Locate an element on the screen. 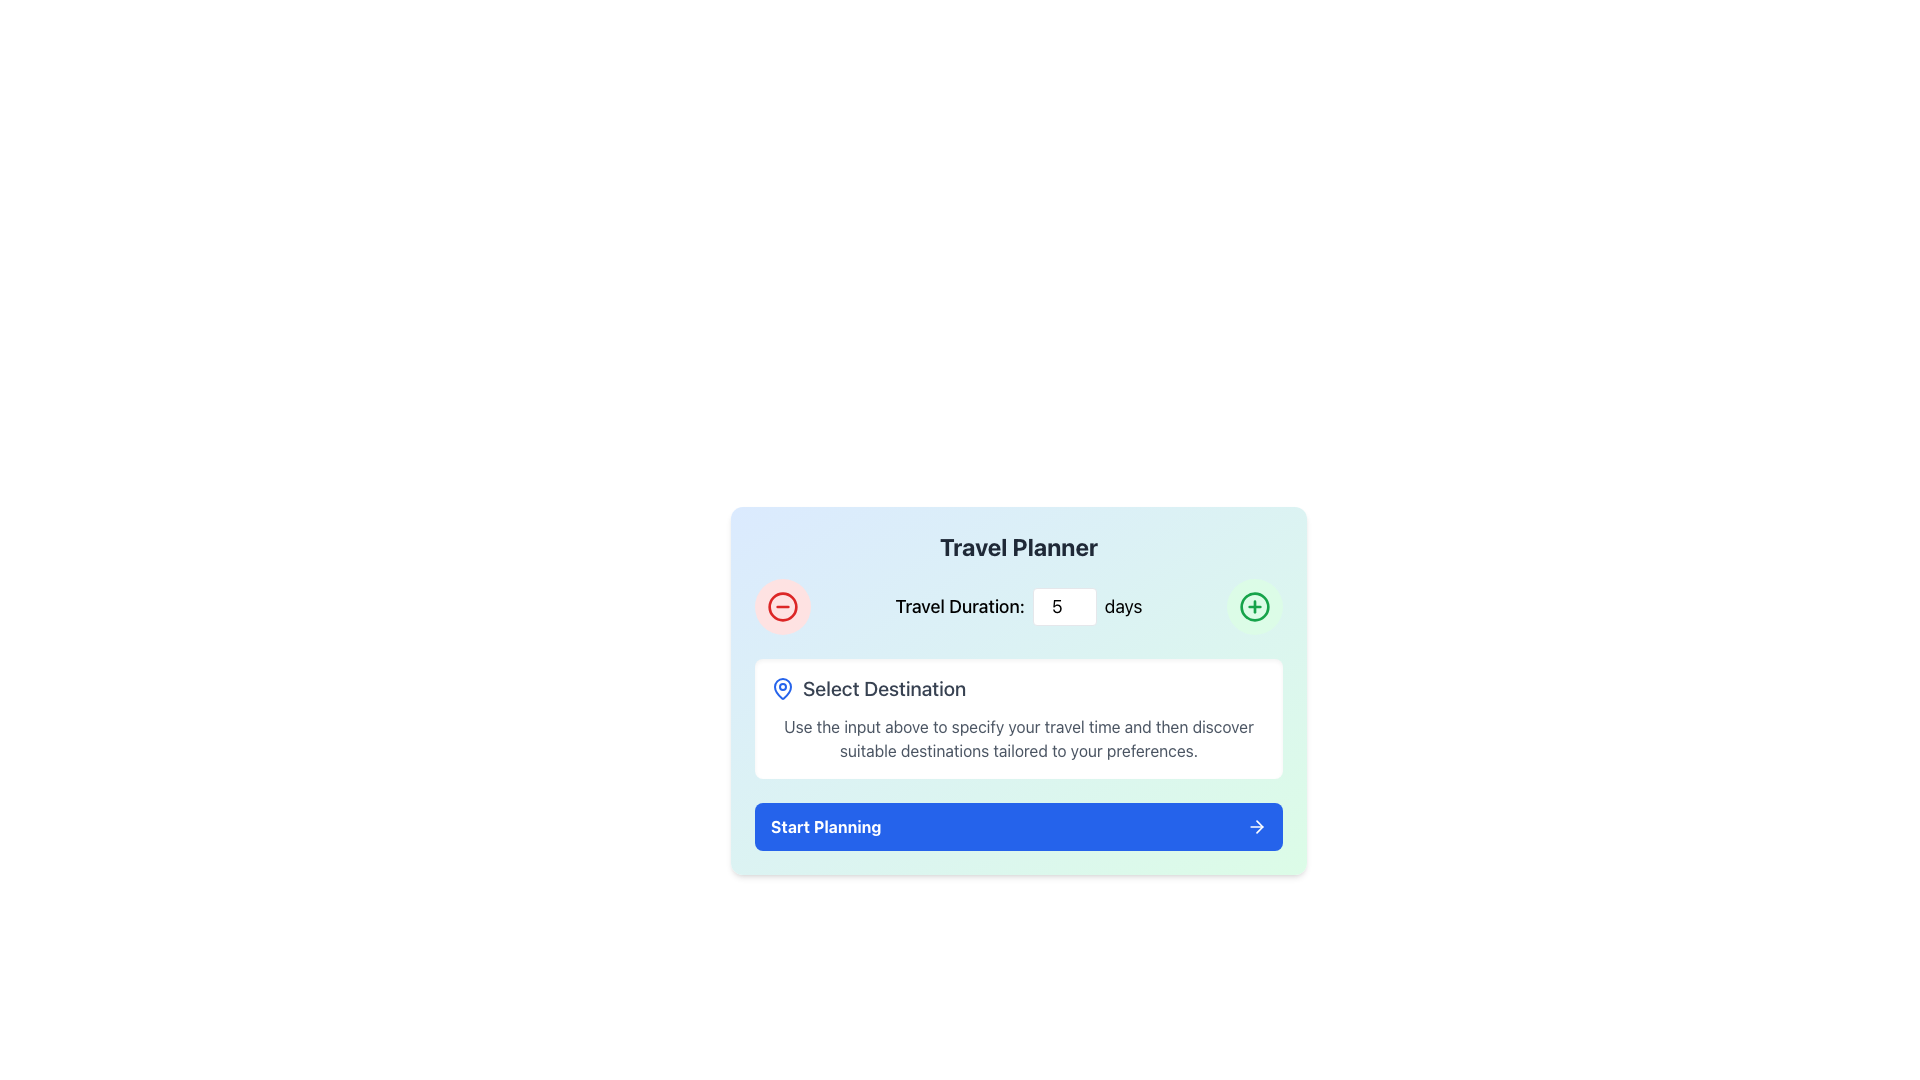  the static text label displaying 'days', which is styled with a large font and located adjacent to a numeric input field for specifying travel duration in the 'Travel Planner' interface is located at coordinates (1123, 605).